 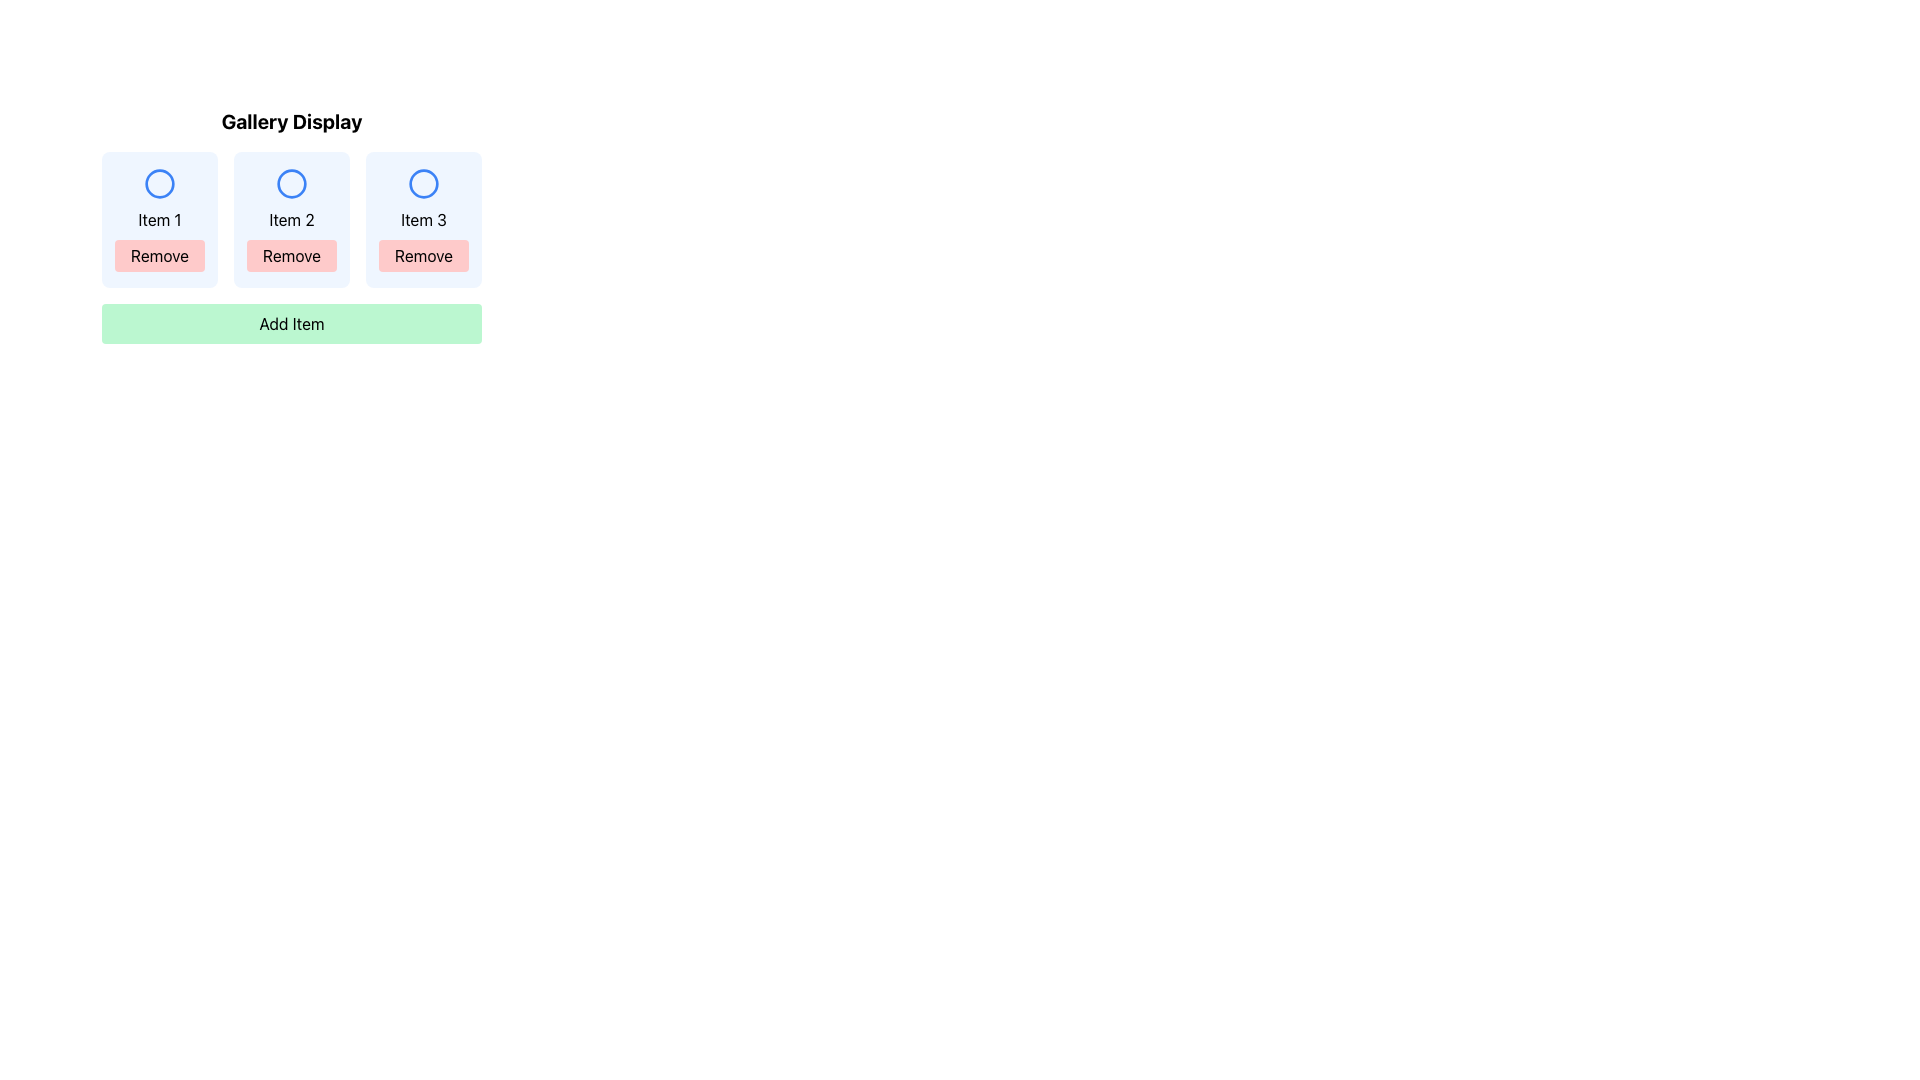 What do you see at coordinates (158, 254) in the screenshot?
I see `the remove button for 'Item 1'` at bounding box center [158, 254].